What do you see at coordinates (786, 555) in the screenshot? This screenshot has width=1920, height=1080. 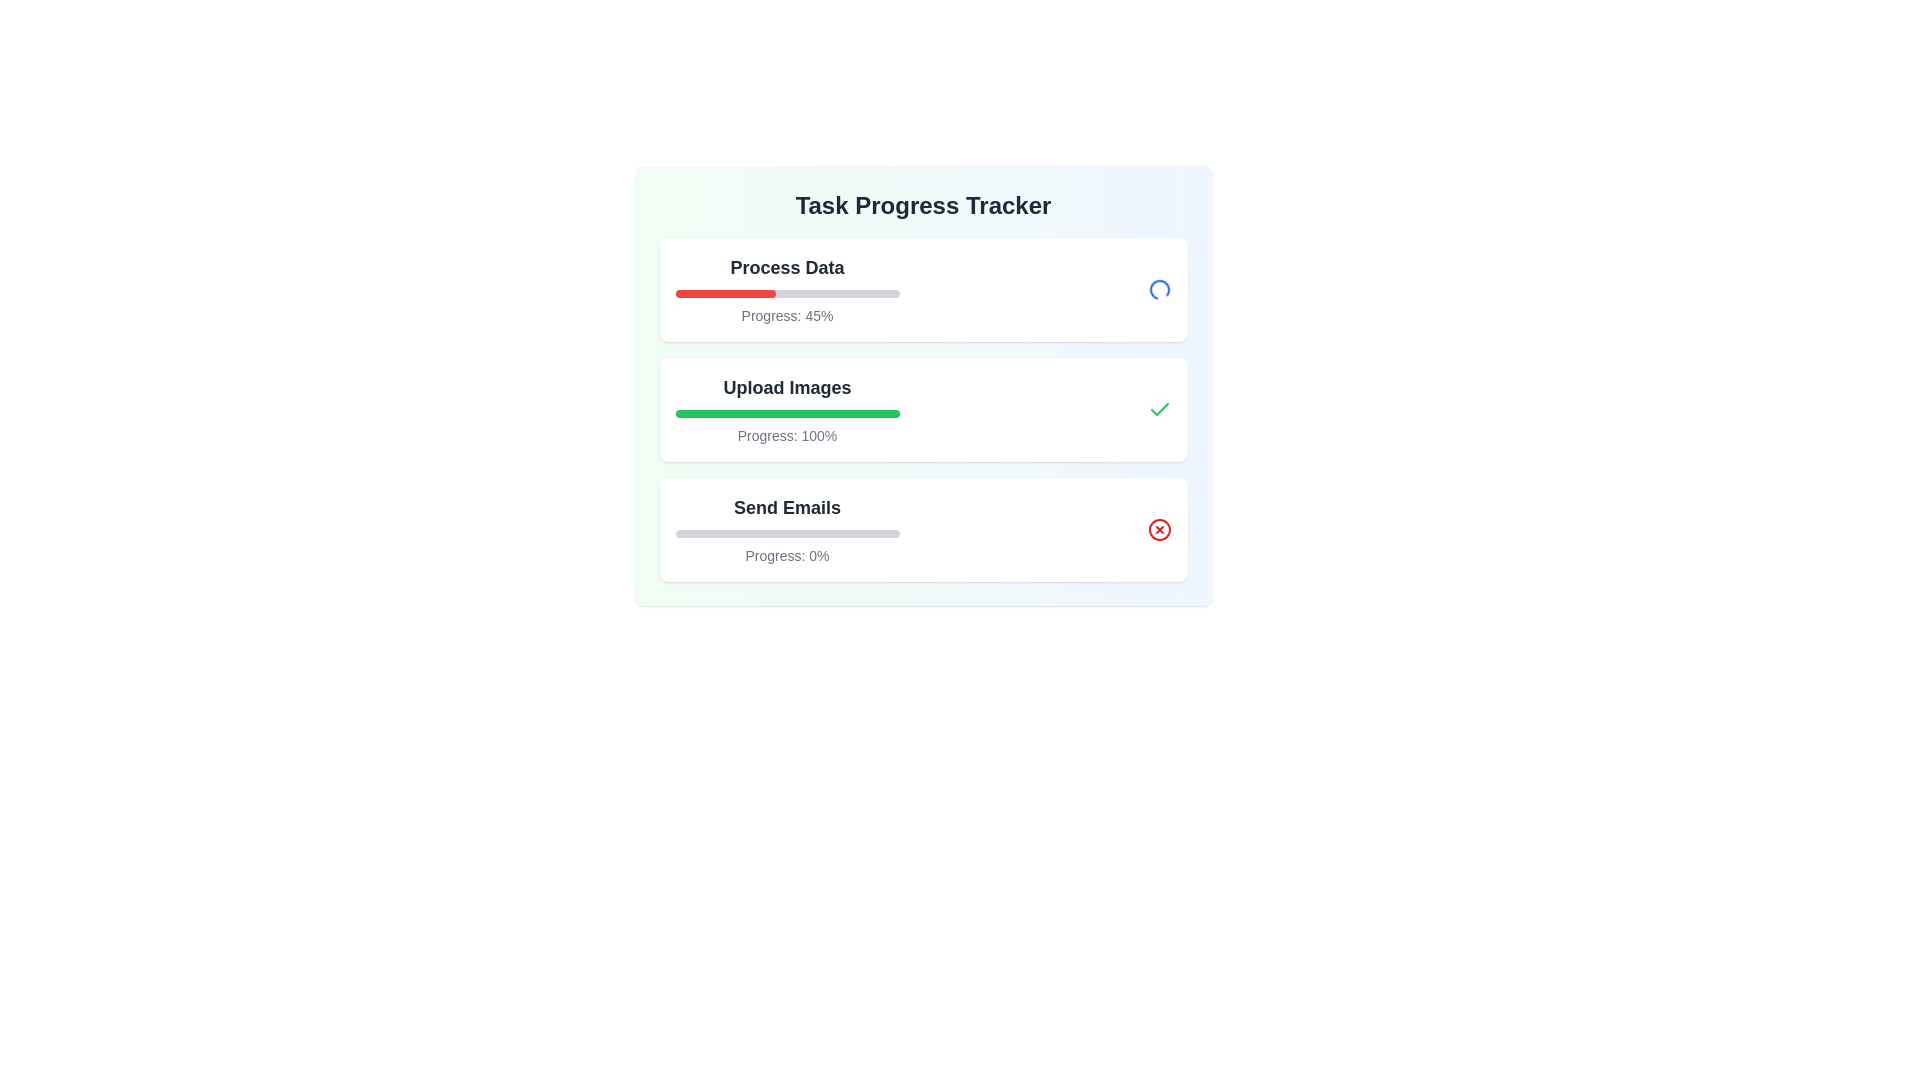 I see `the text block displaying 'Progress: 0%' located below the progress bar in the 'Send Emails' task box for additional details` at bounding box center [786, 555].